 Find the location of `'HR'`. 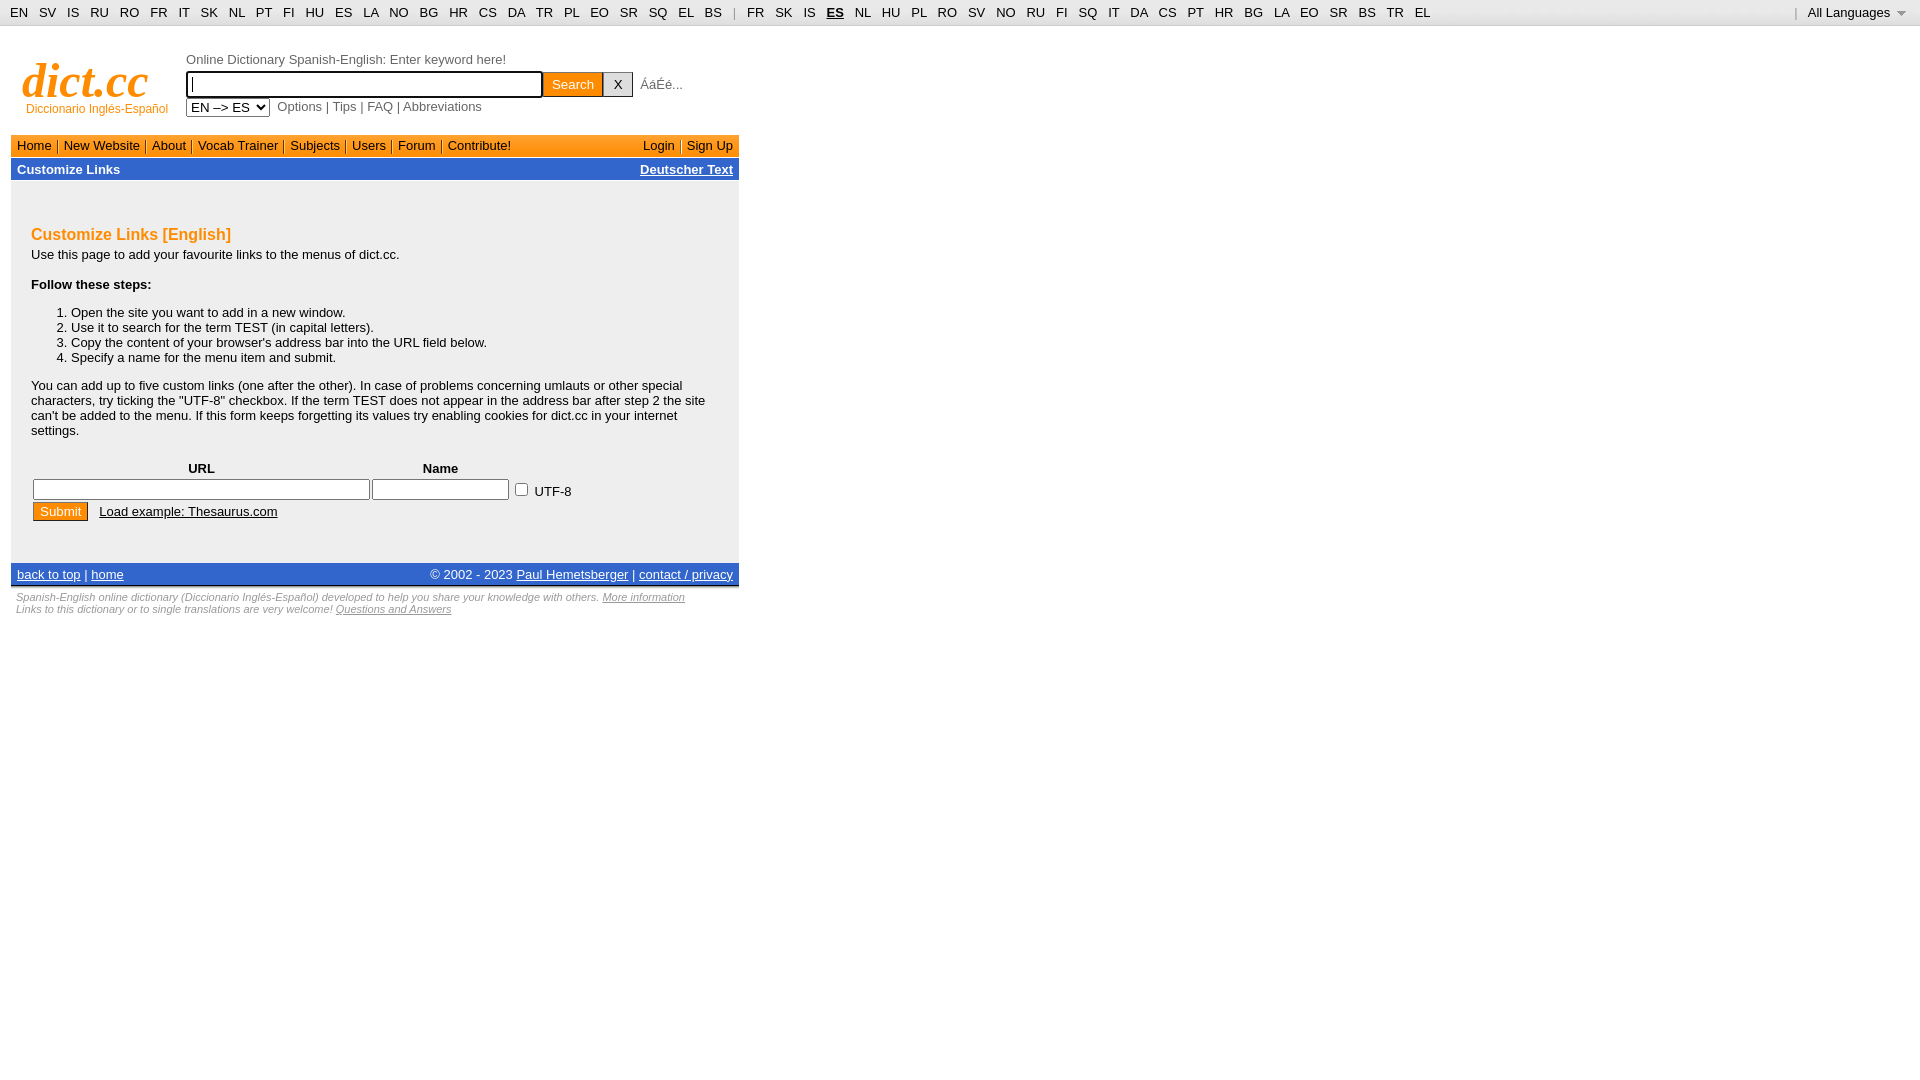

'HR' is located at coordinates (457, 12).